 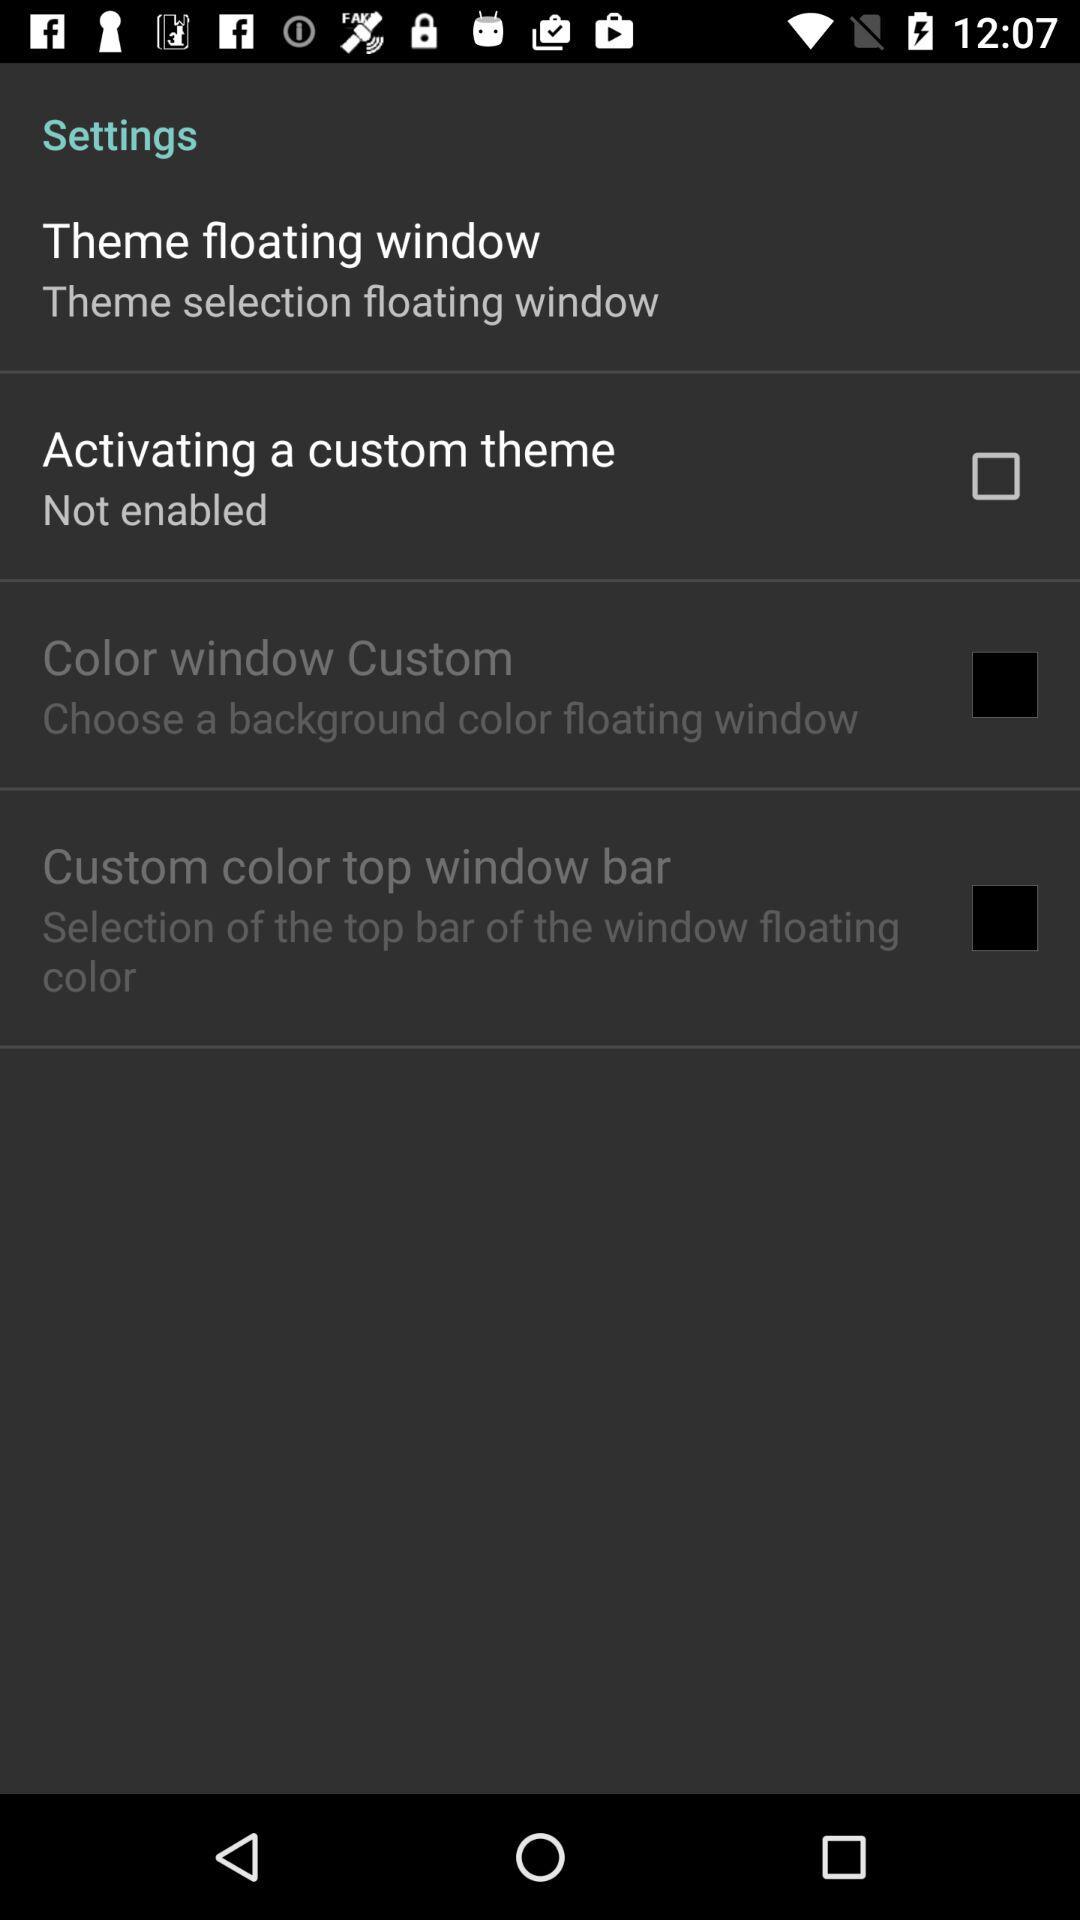 What do you see at coordinates (995, 475) in the screenshot?
I see `the icon next to the activating a custom icon` at bounding box center [995, 475].